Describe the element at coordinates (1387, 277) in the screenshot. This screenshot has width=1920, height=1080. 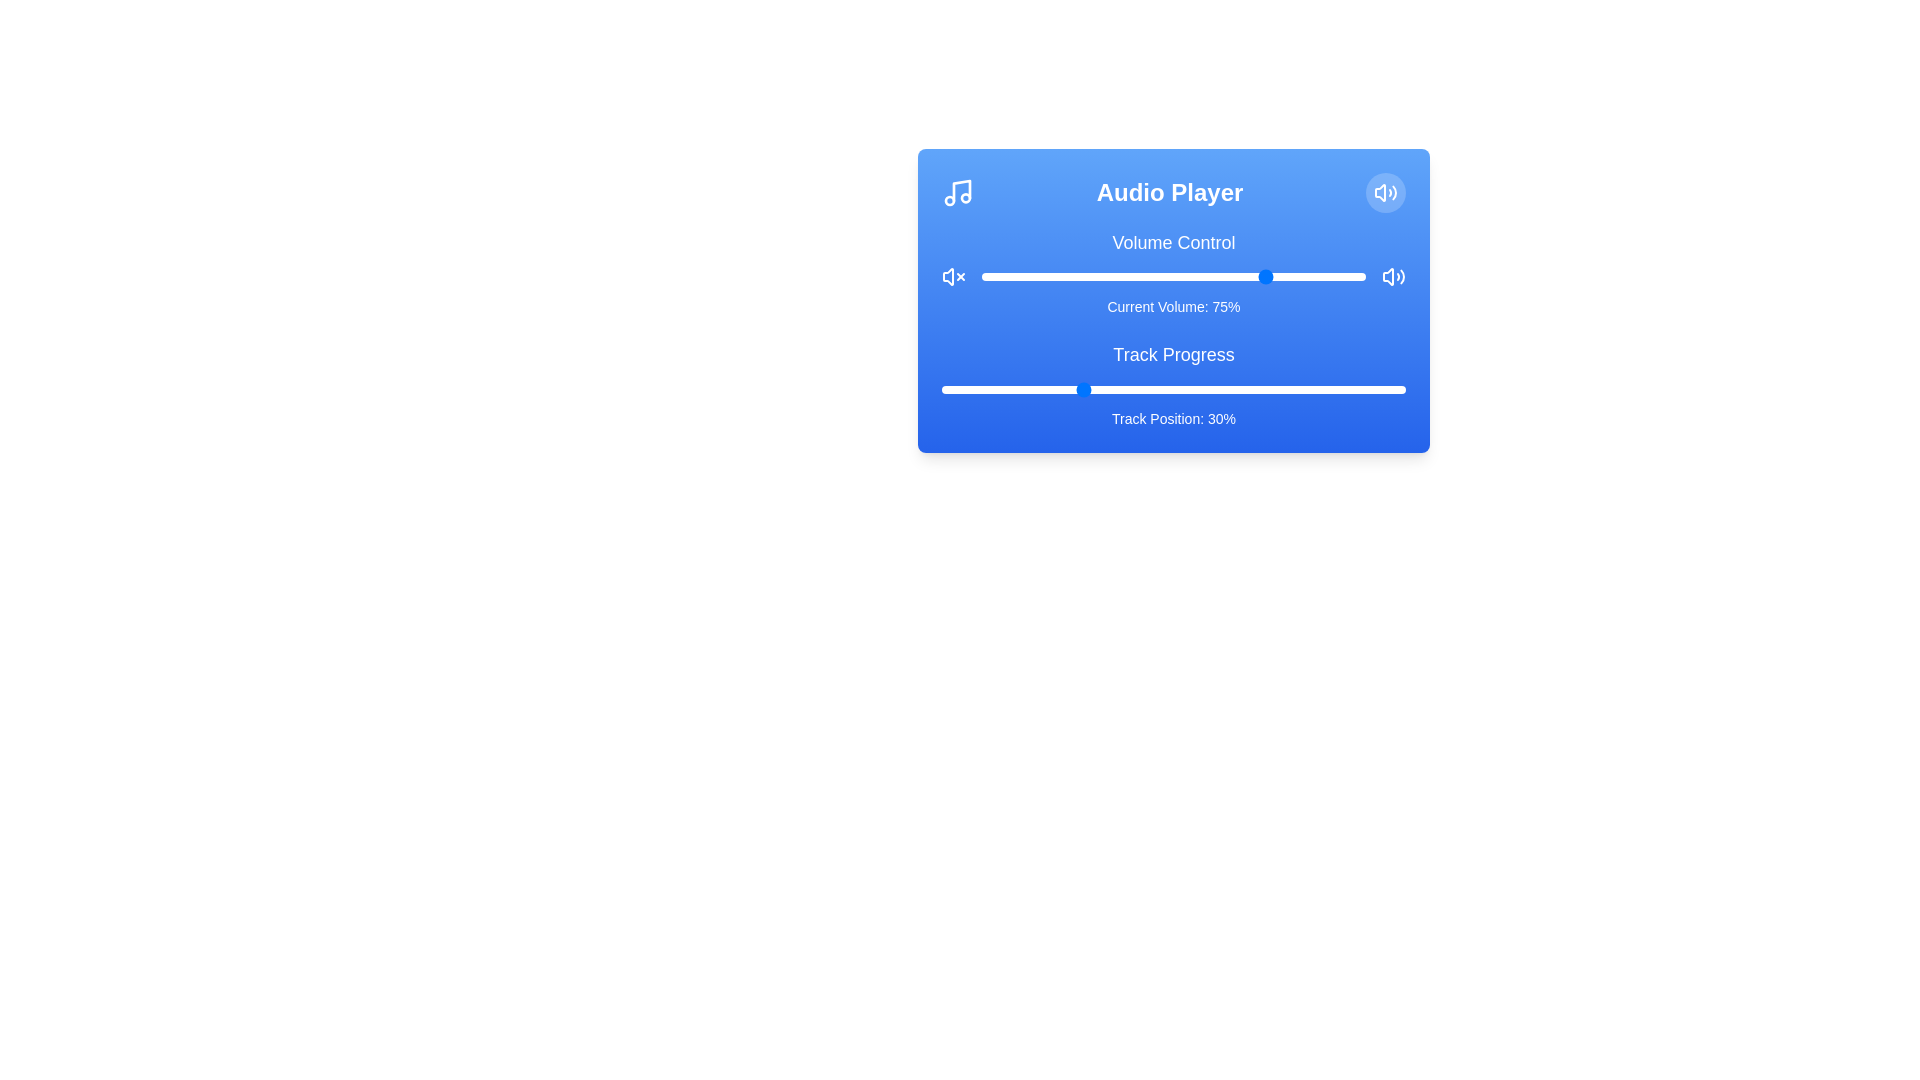
I see `the visual speaker or volume icon in the 'Volume Control' section of the 'Audio Player' interface` at that location.